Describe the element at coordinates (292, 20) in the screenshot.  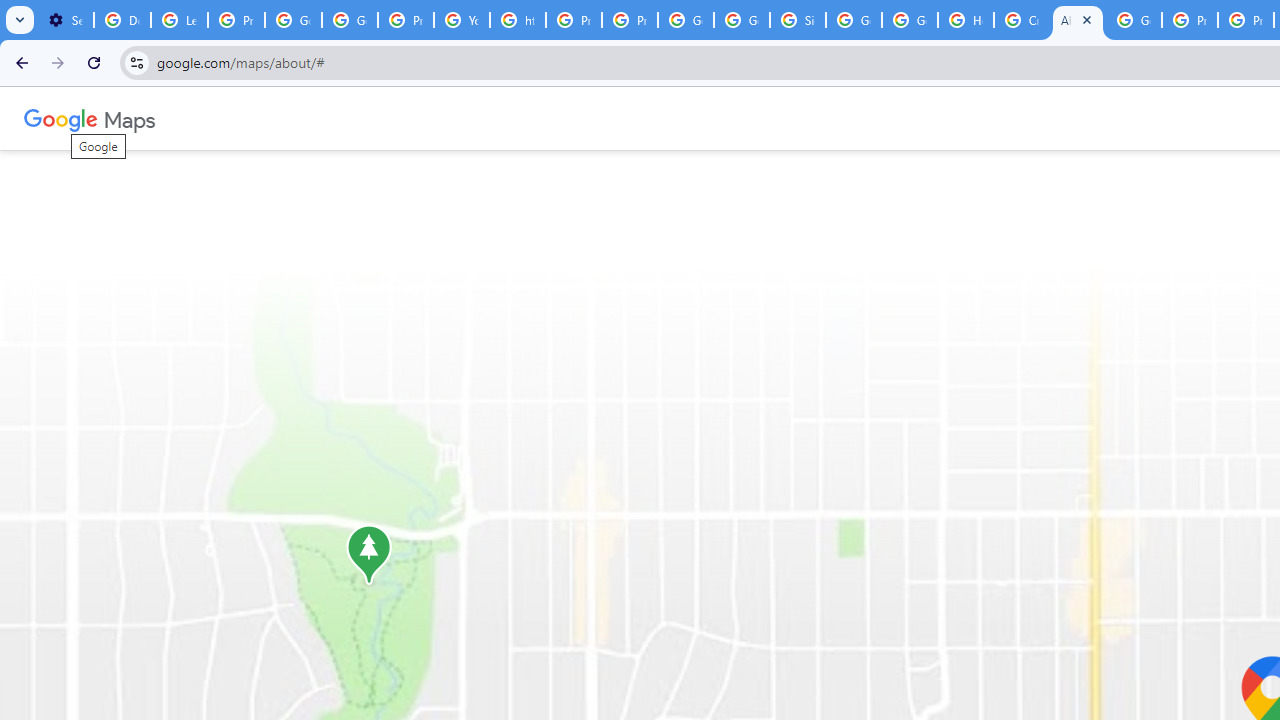
I see `'Google Account Help'` at that location.